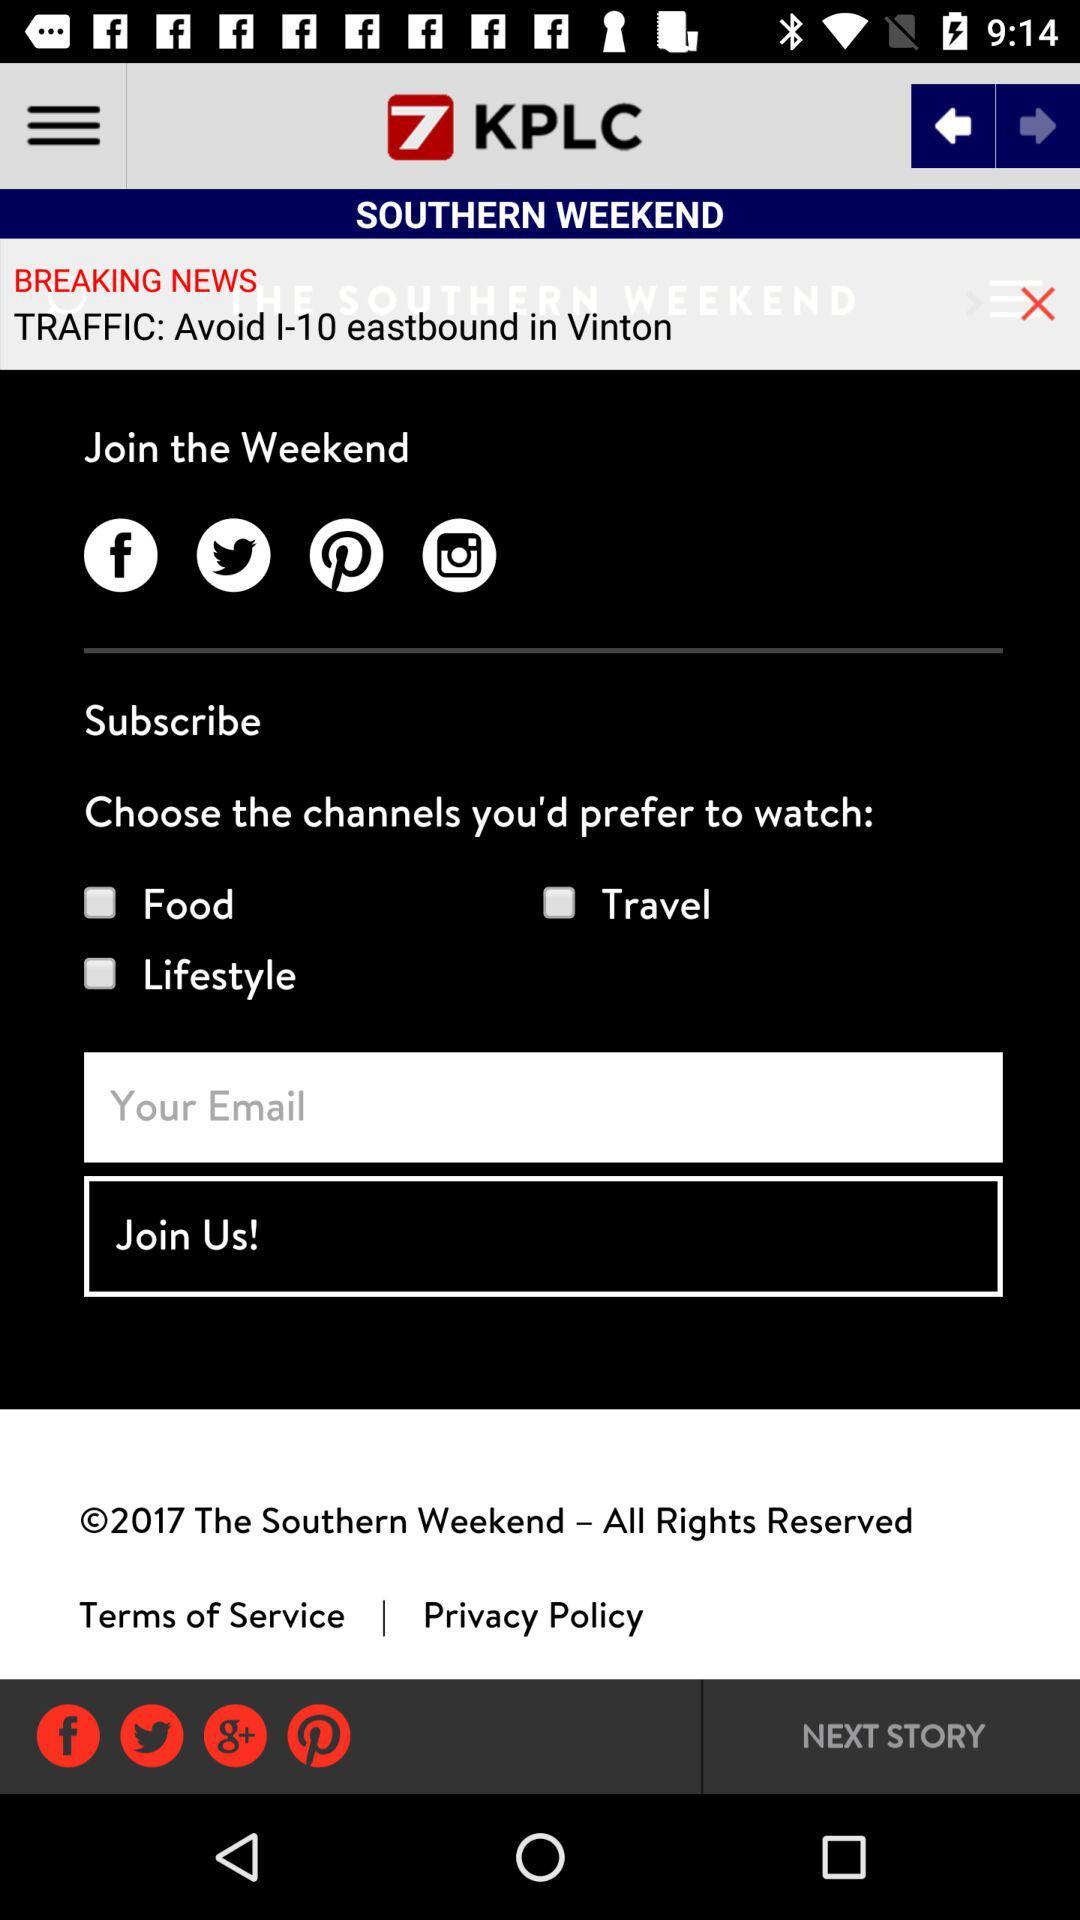 This screenshot has width=1080, height=1920. What do you see at coordinates (61, 124) in the screenshot?
I see `the menu icon` at bounding box center [61, 124].